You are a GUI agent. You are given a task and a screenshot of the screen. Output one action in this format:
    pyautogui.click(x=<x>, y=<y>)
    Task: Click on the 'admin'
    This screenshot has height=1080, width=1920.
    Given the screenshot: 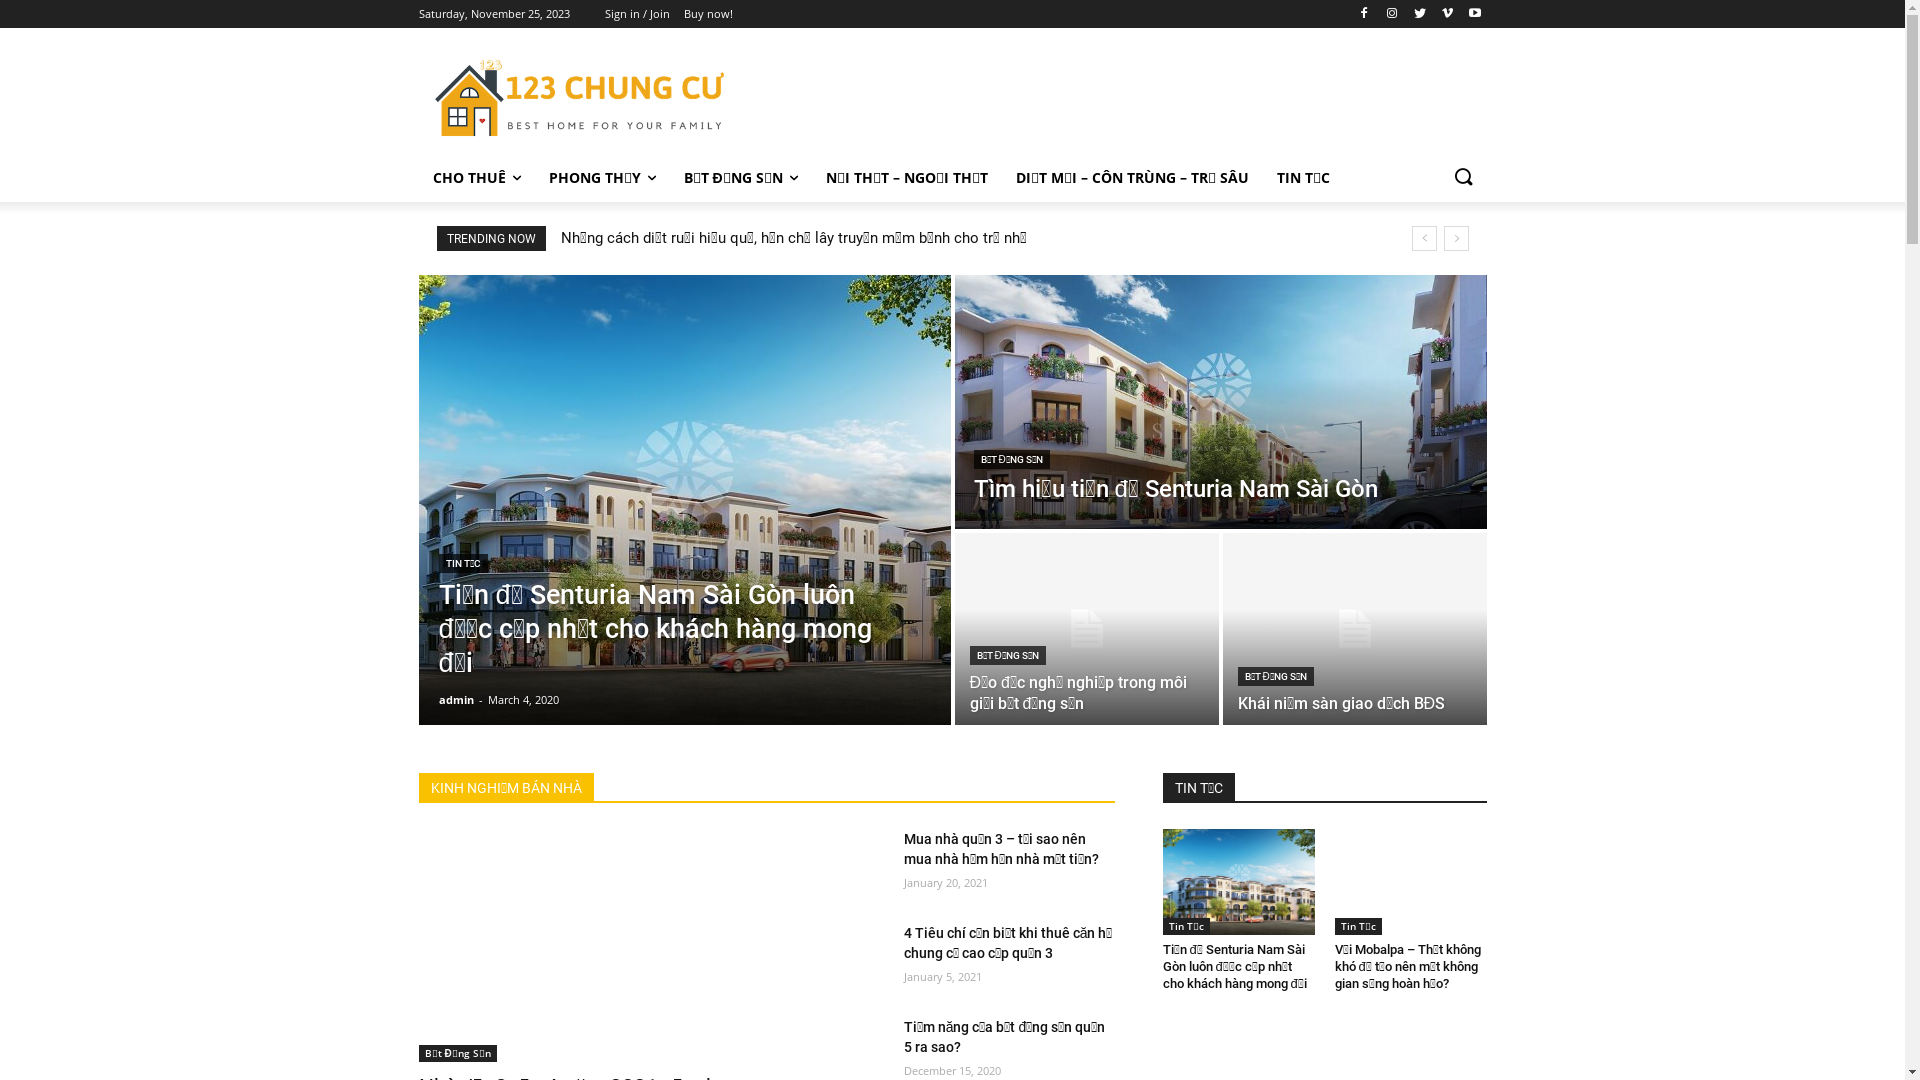 What is the action you would take?
    pyautogui.click(x=454, y=698)
    